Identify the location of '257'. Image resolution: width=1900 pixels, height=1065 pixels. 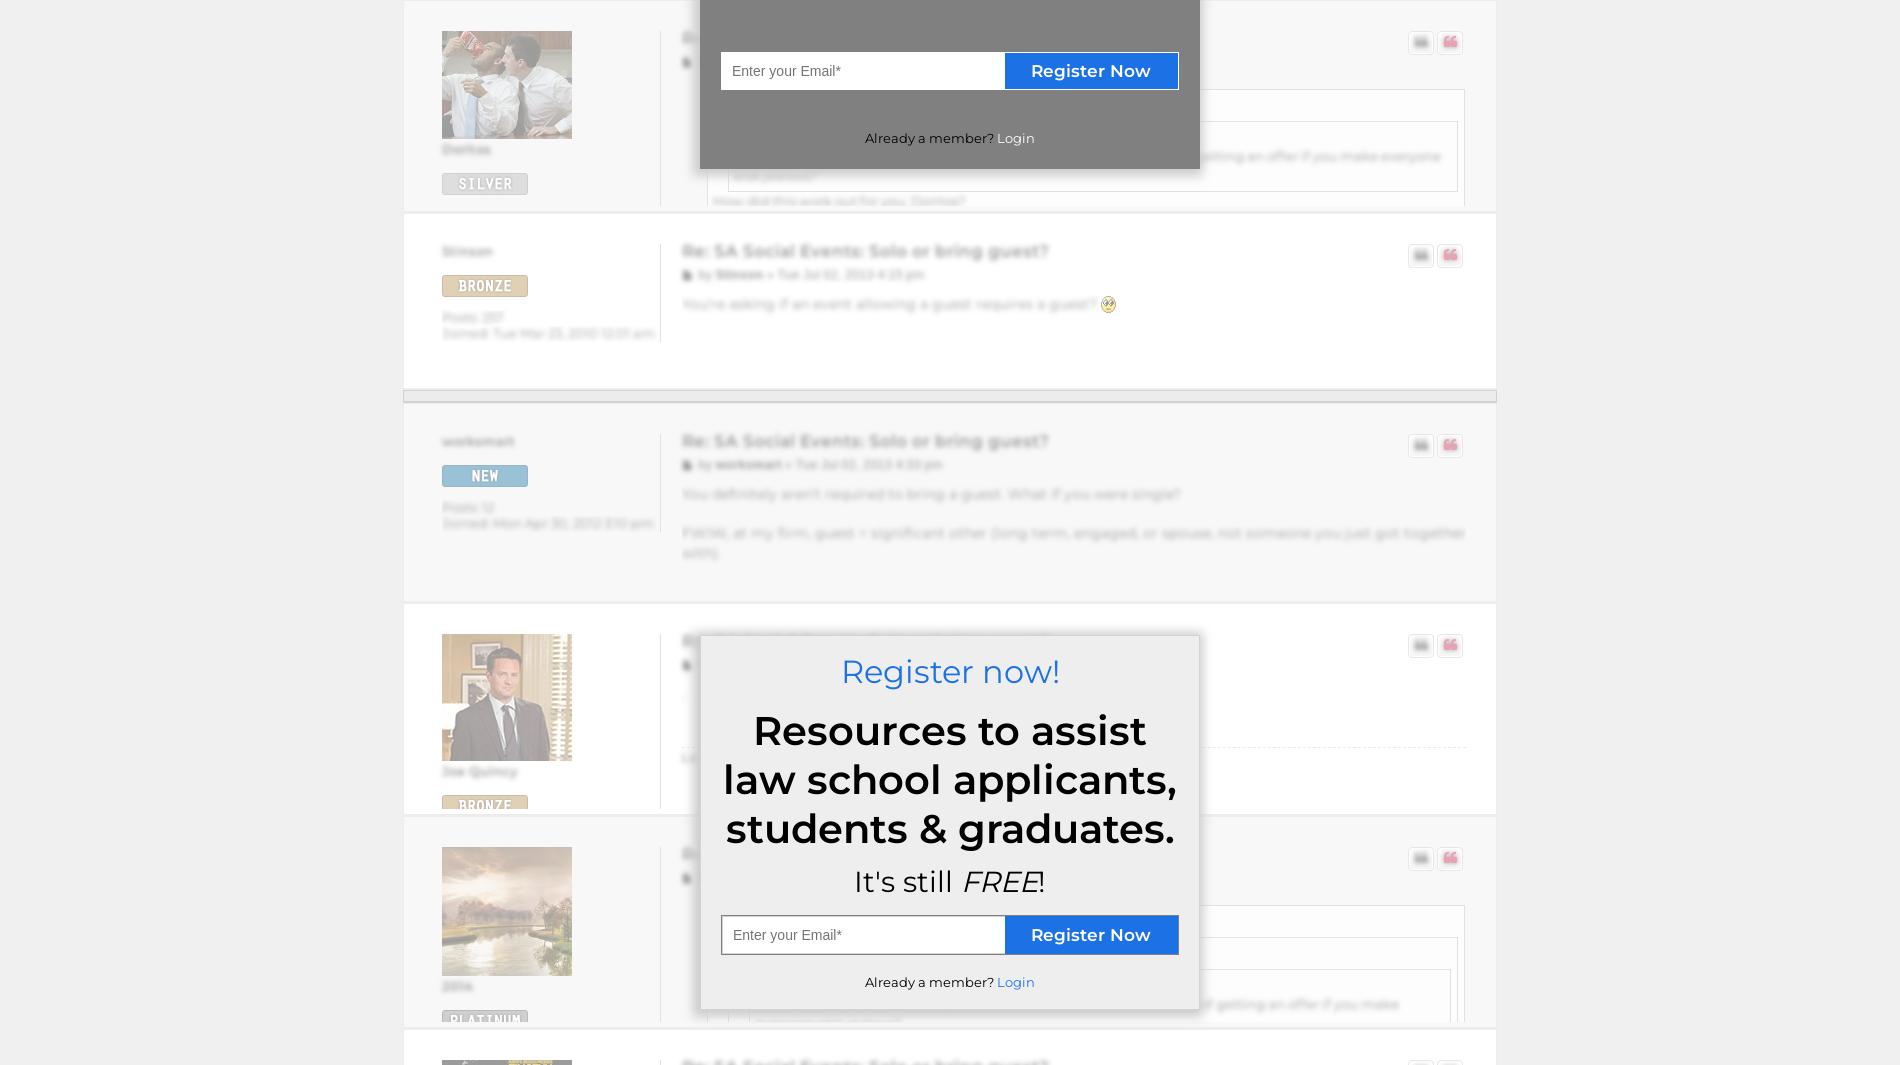
(491, 316).